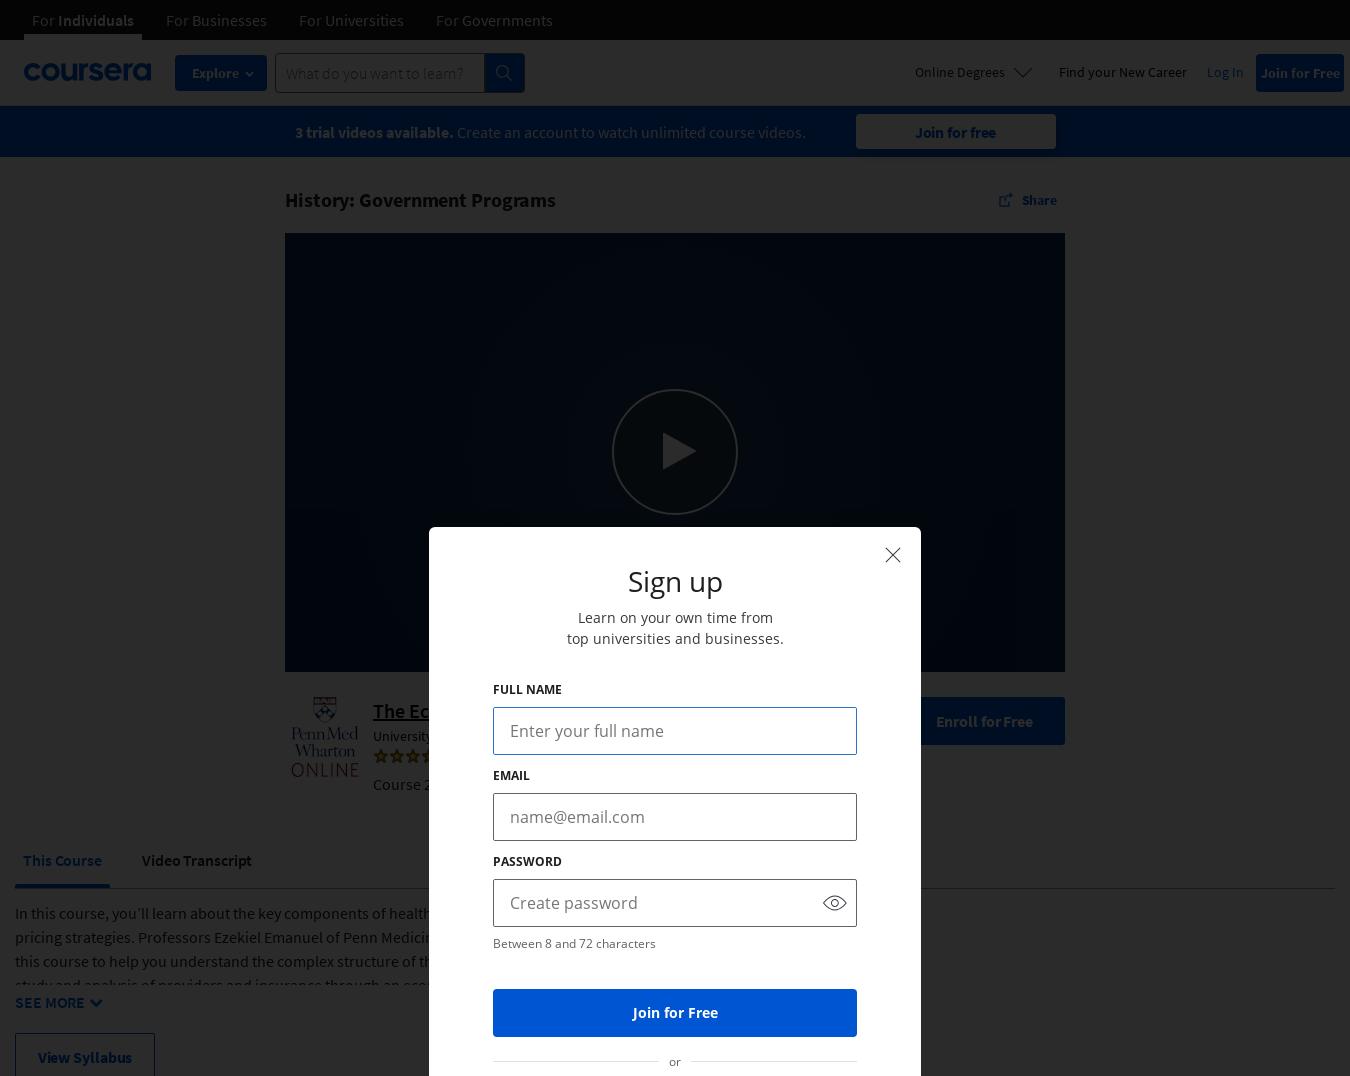  Describe the element at coordinates (674, 1011) in the screenshot. I see `'Join for Free'` at that location.